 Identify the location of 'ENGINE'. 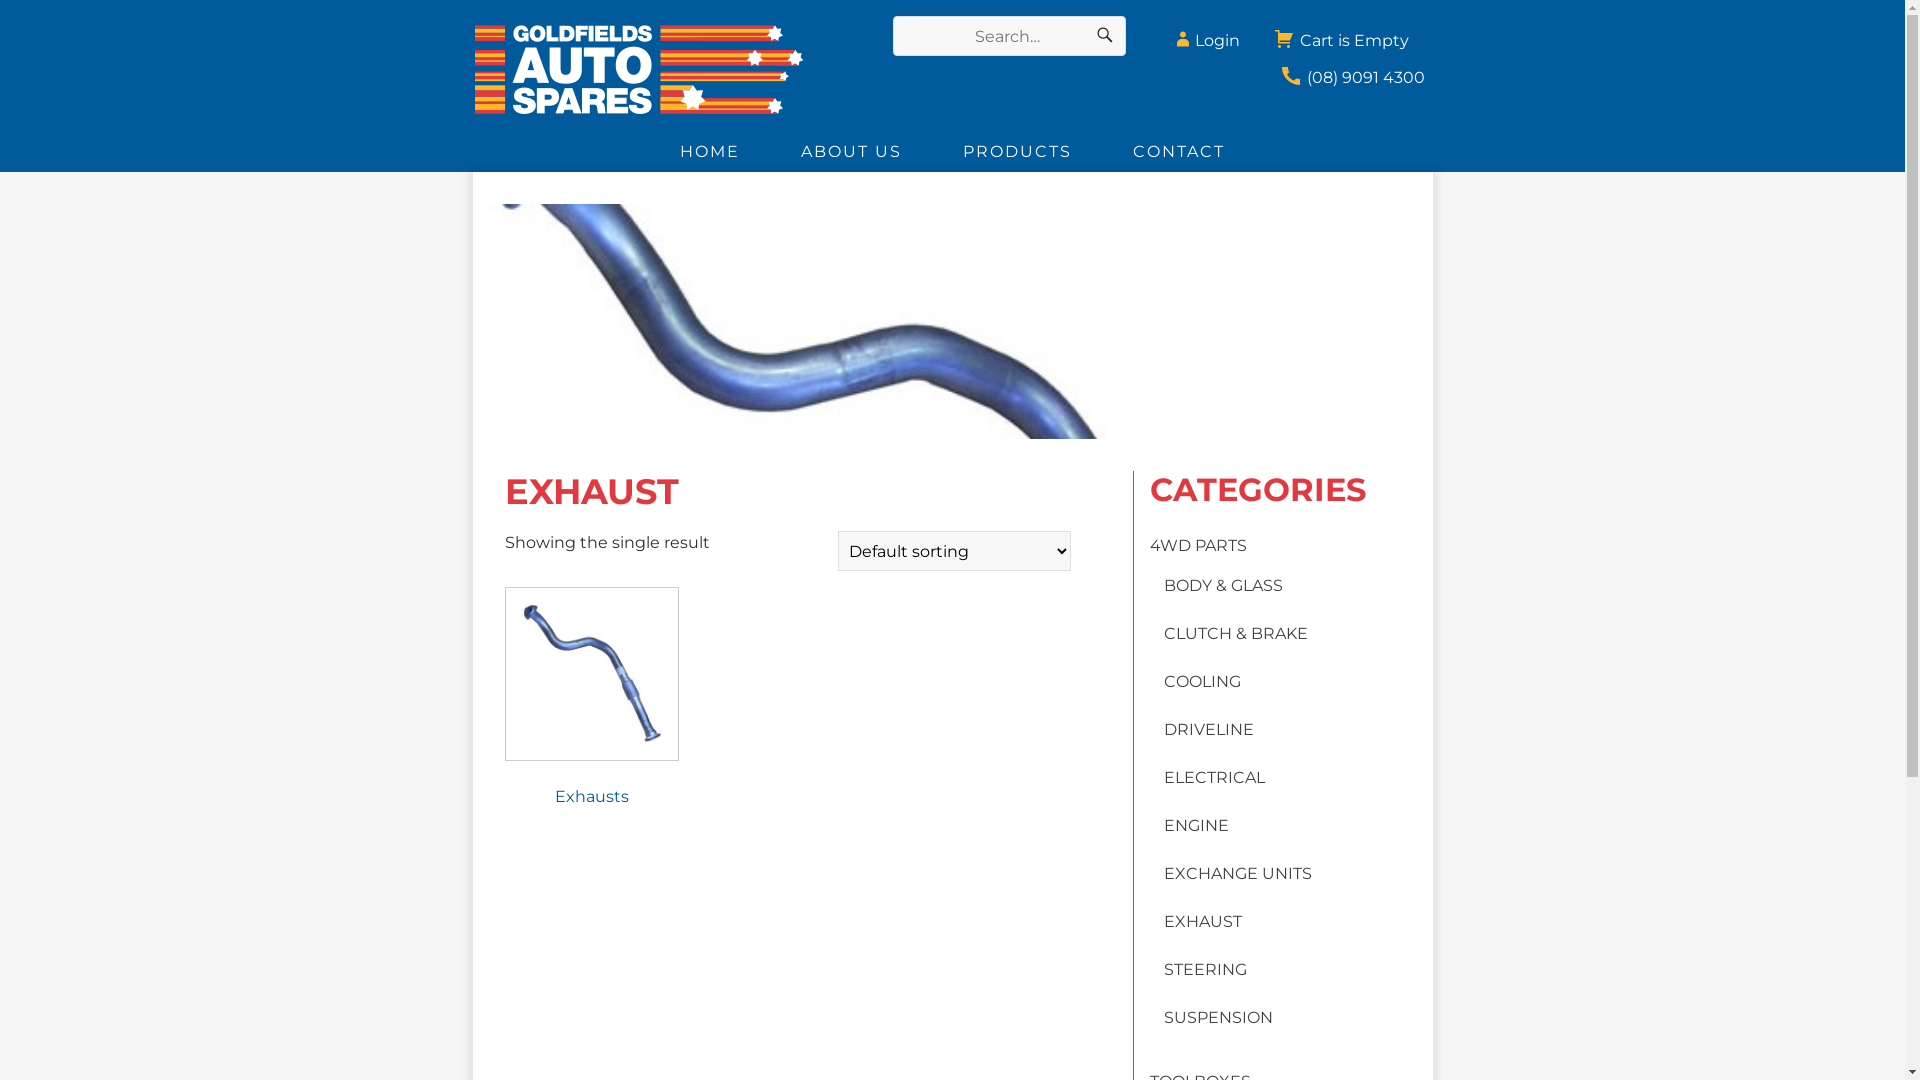
(1196, 825).